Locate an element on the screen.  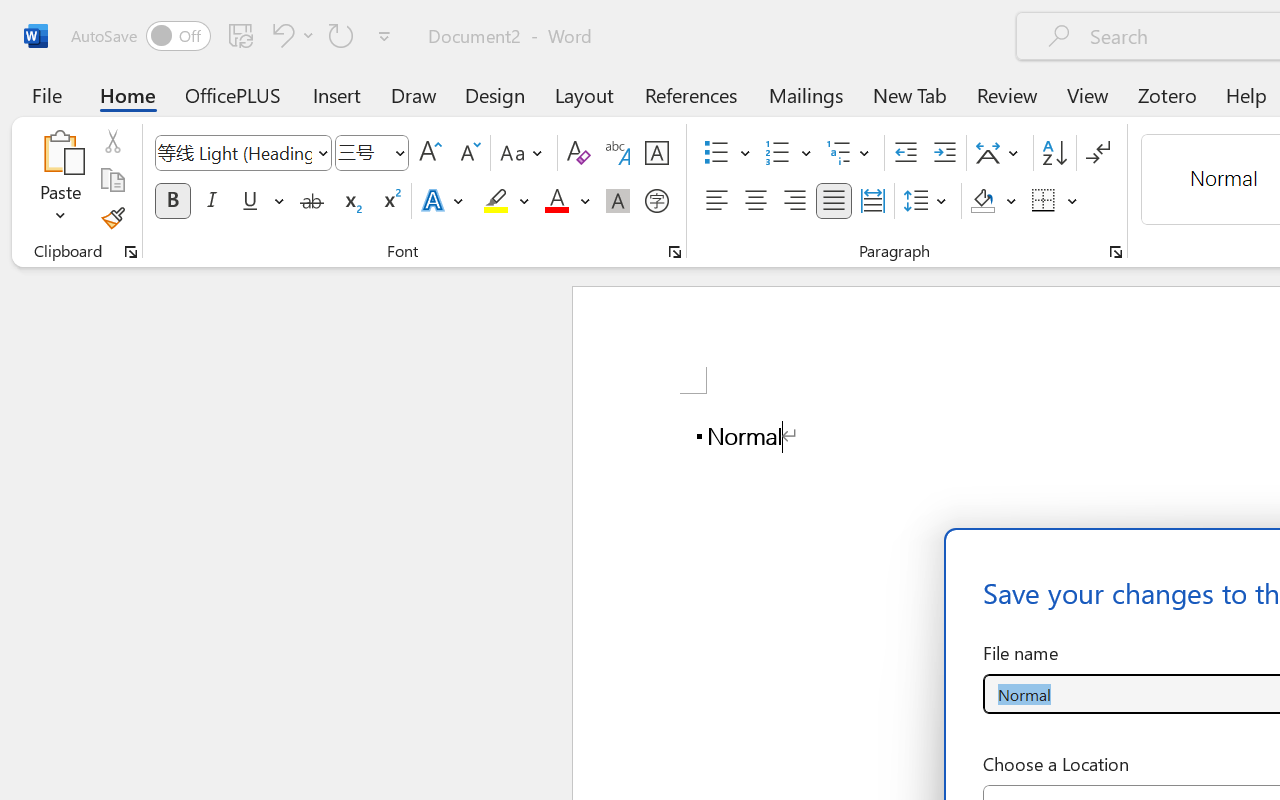
'Numbering' is located at coordinates (788, 153).